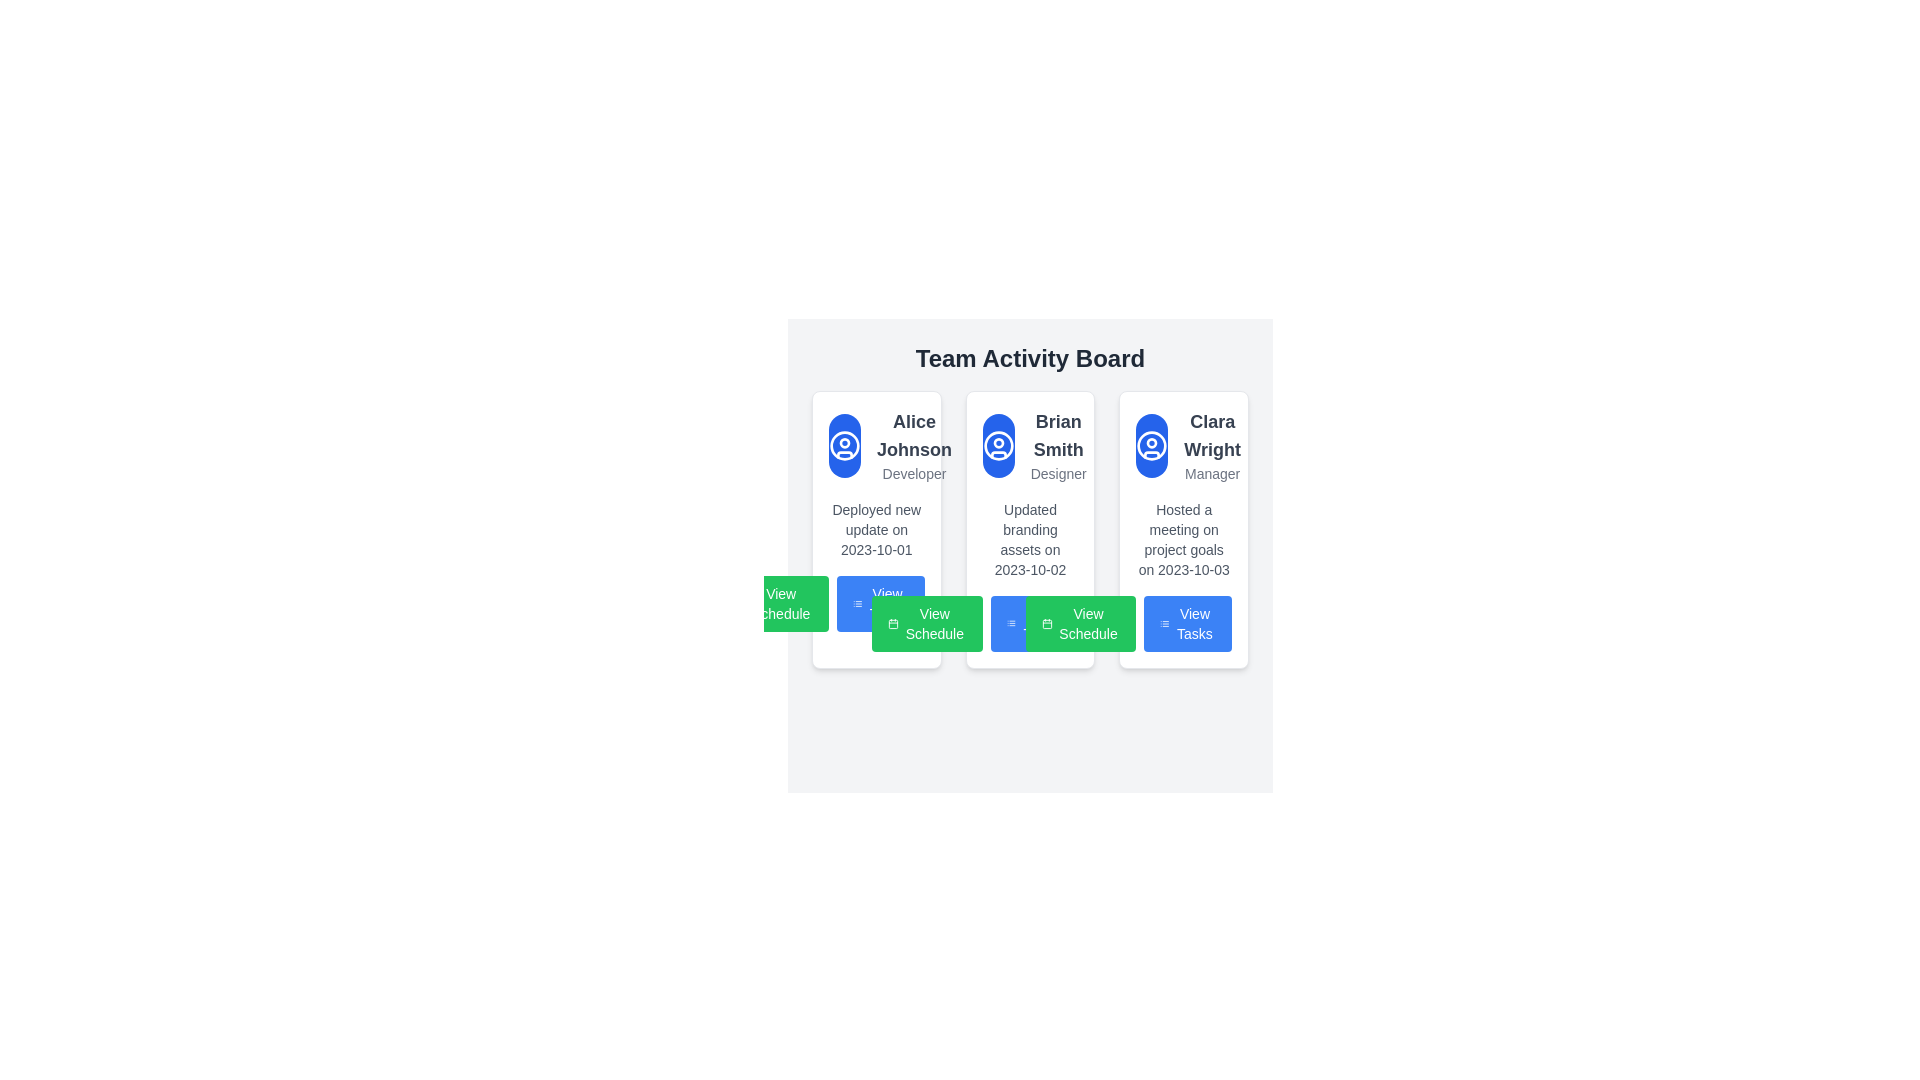 The height and width of the screenshot is (1080, 1920). What do you see at coordinates (1152, 445) in the screenshot?
I see `the circular blue icon button with a white user icon located in the third card of the grid layout under the 'Team Activity Board' heading` at bounding box center [1152, 445].